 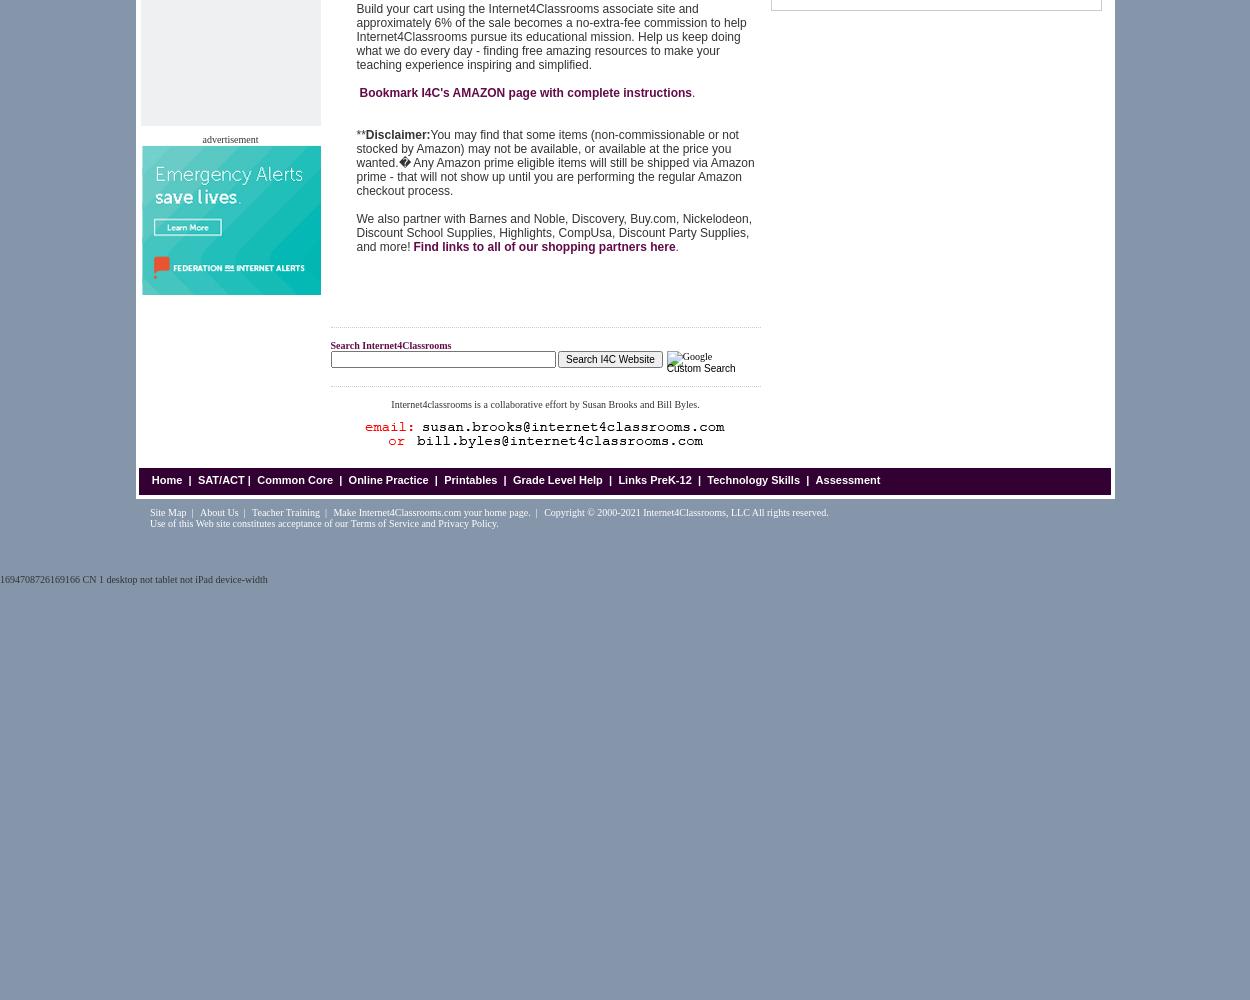 I want to click on 'Teacher Training', so click(x=285, y=512).